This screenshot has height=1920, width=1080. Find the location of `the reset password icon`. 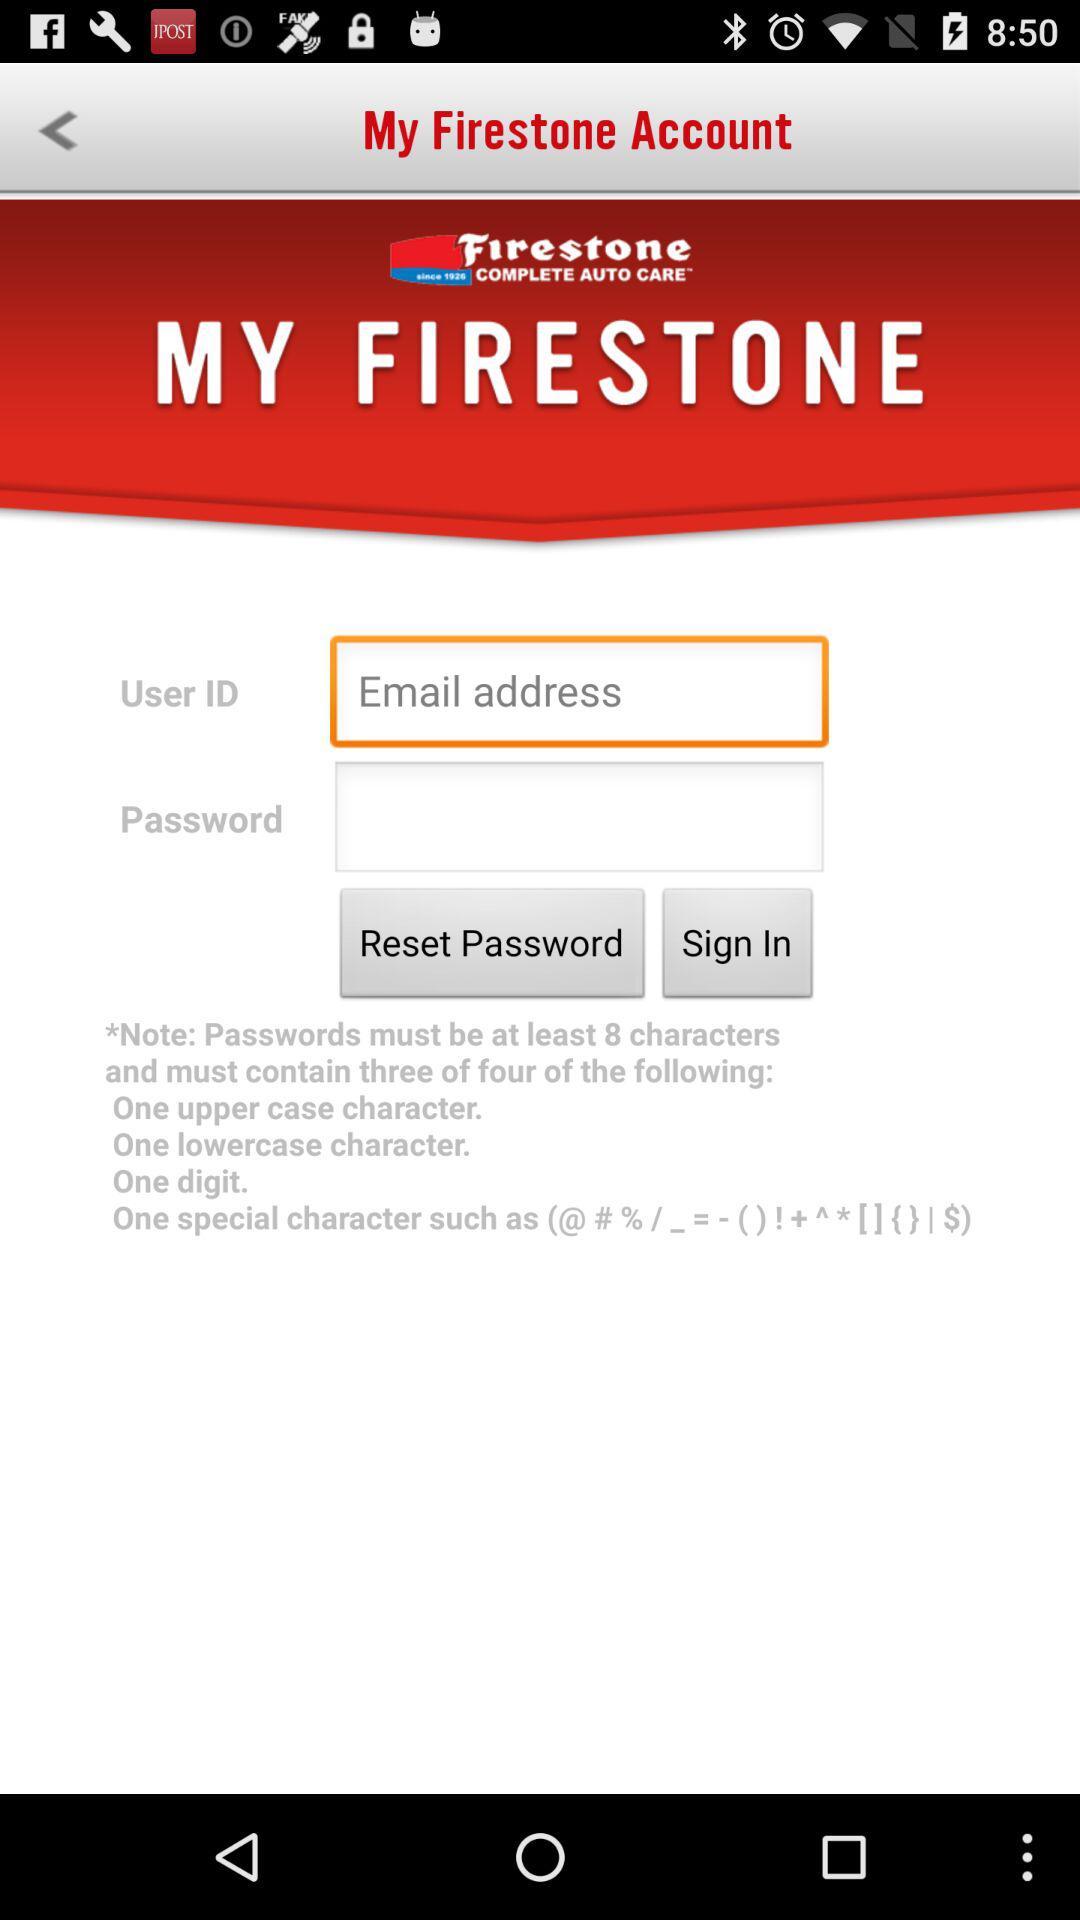

the reset password icon is located at coordinates (492, 947).